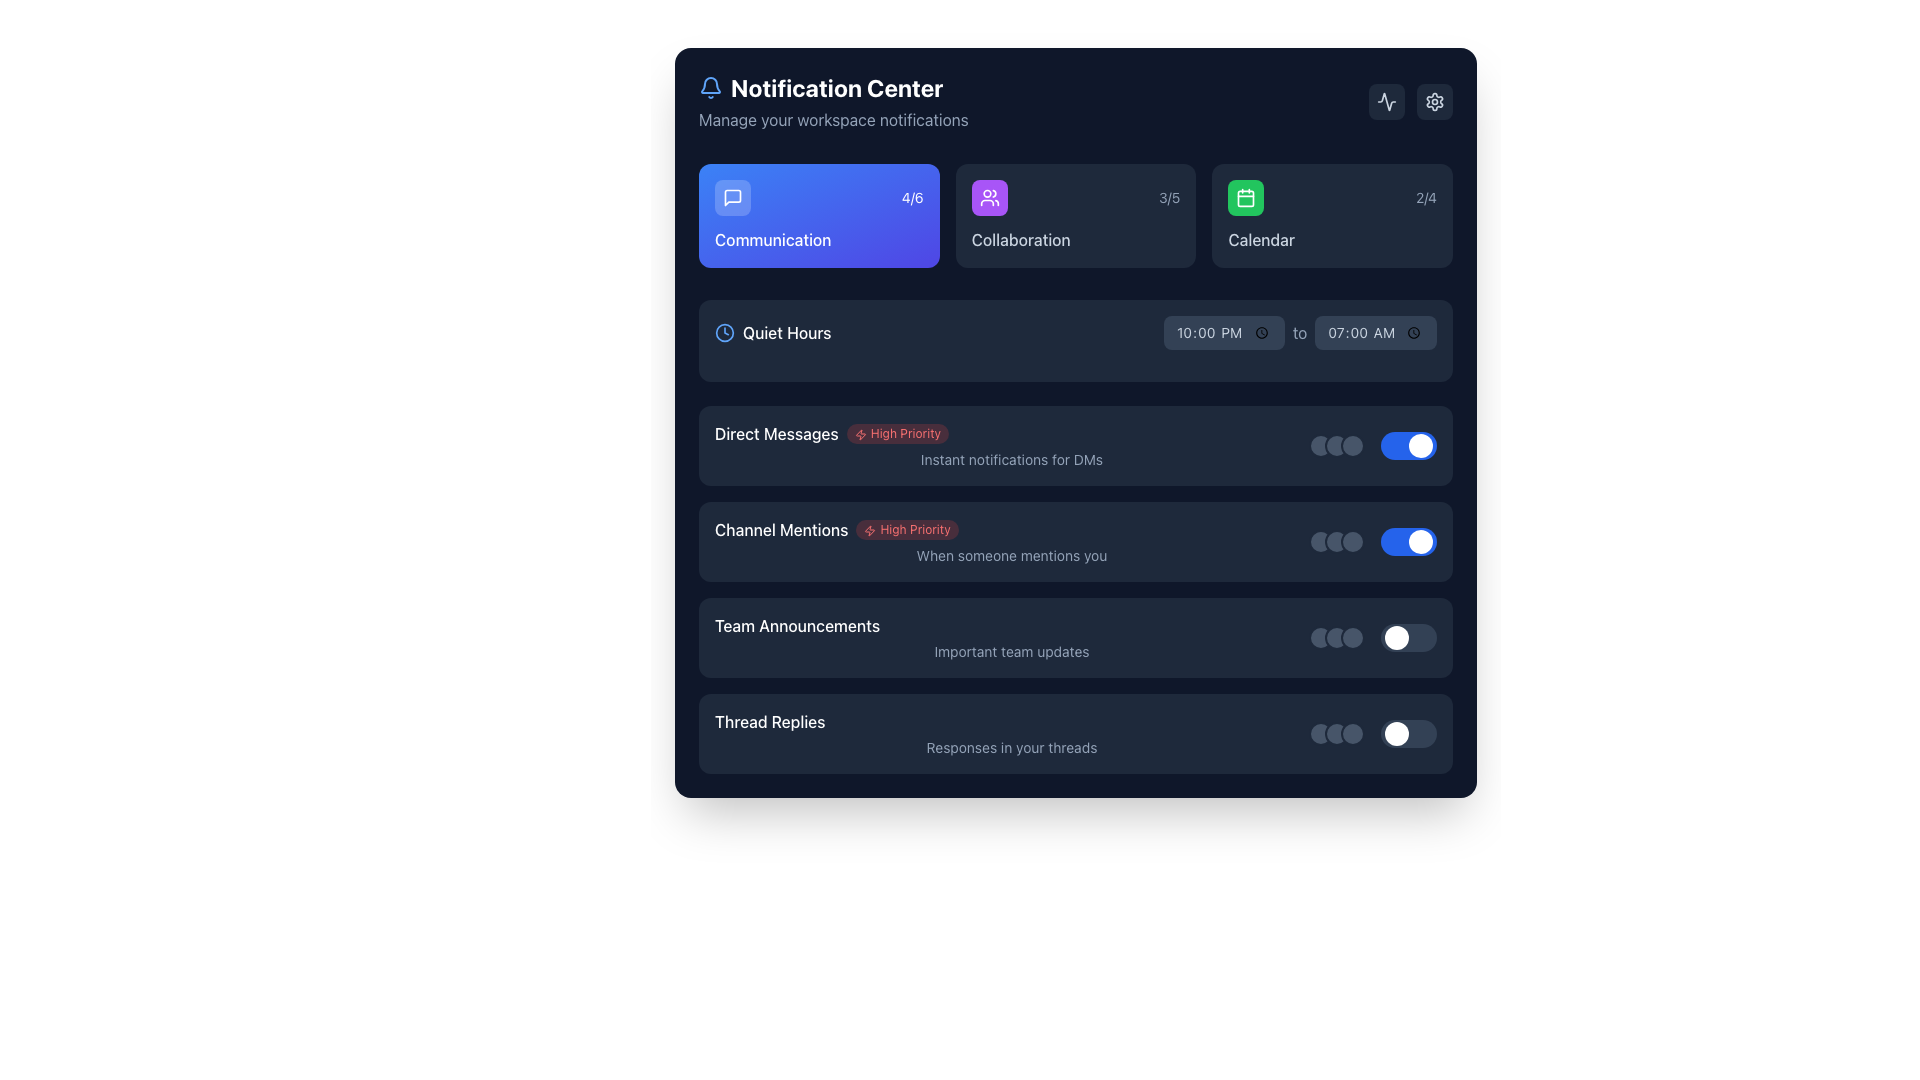  Describe the element at coordinates (870, 529) in the screenshot. I see `the visual cue provided by the lightning bolt icon styled as an SVG graphic, which is located within the 'High Priority' label` at that location.